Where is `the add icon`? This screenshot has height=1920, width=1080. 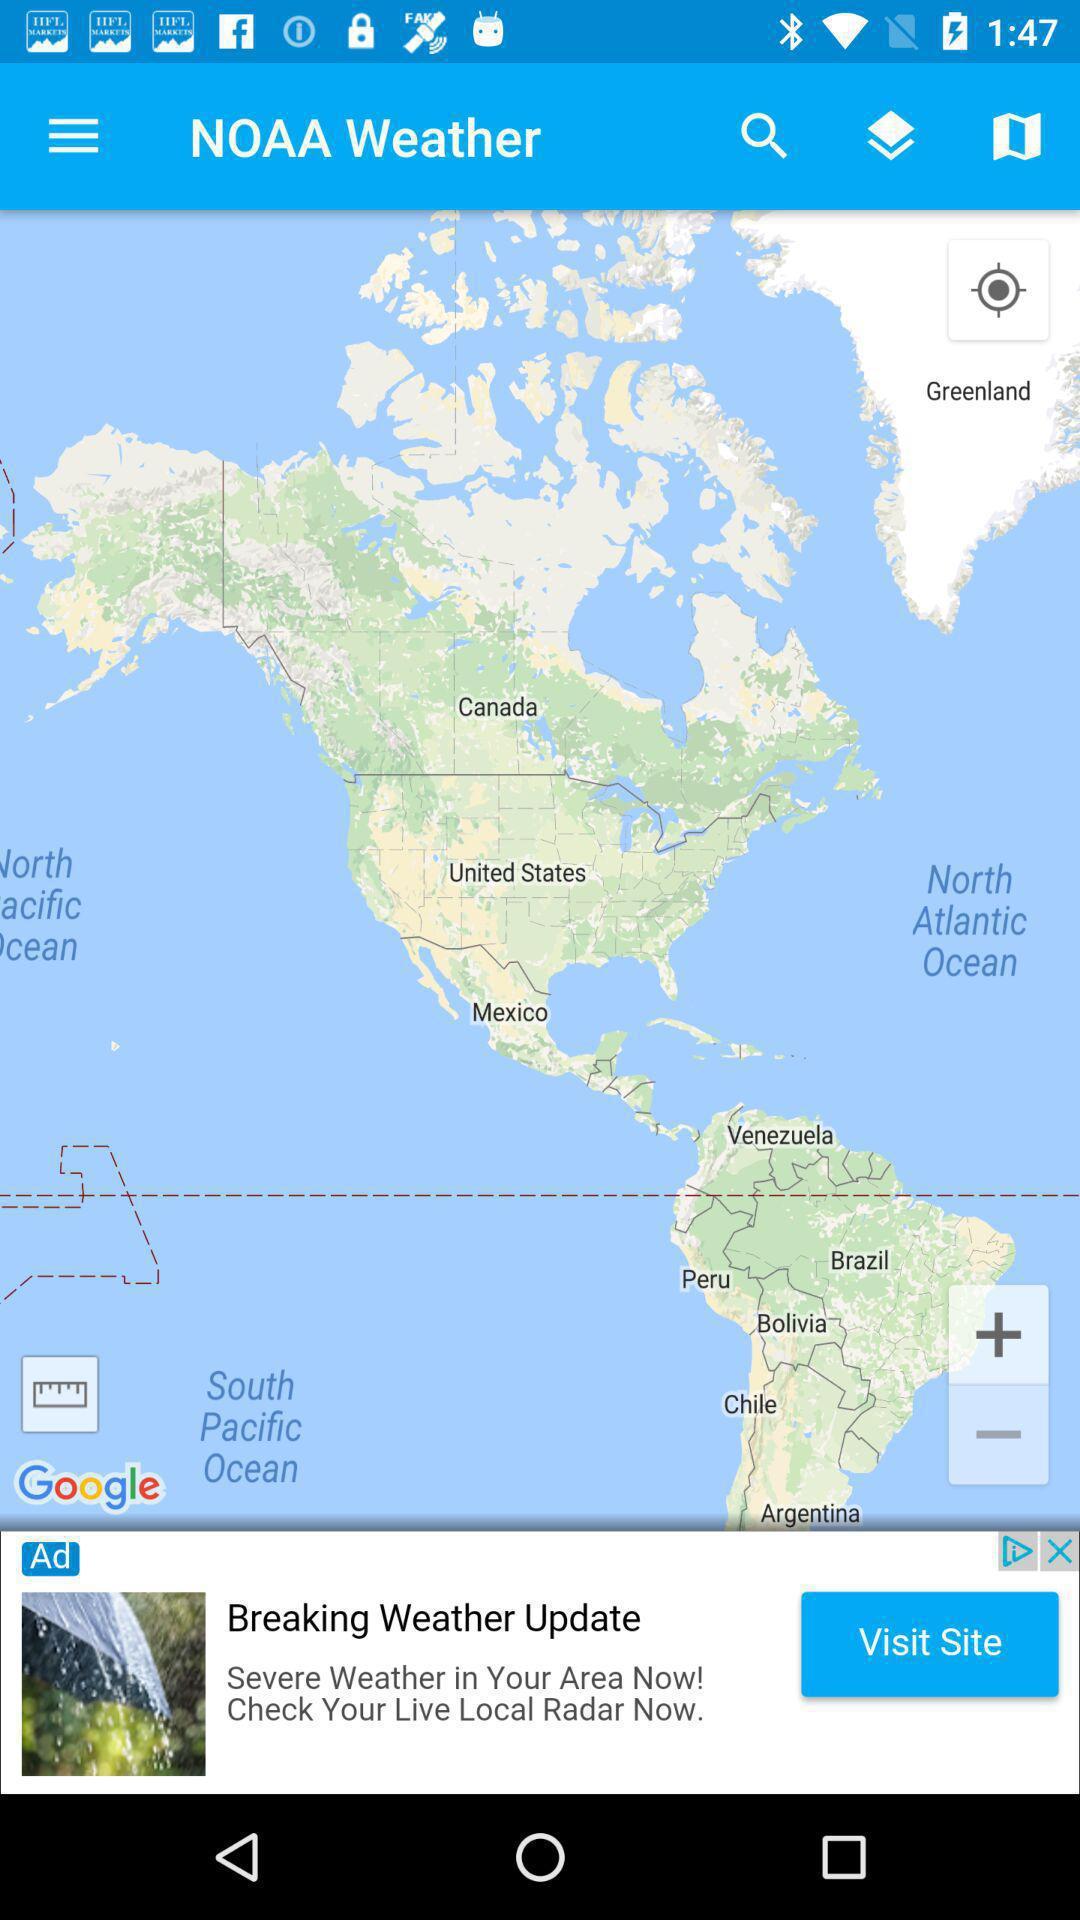
the add icon is located at coordinates (998, 1332).